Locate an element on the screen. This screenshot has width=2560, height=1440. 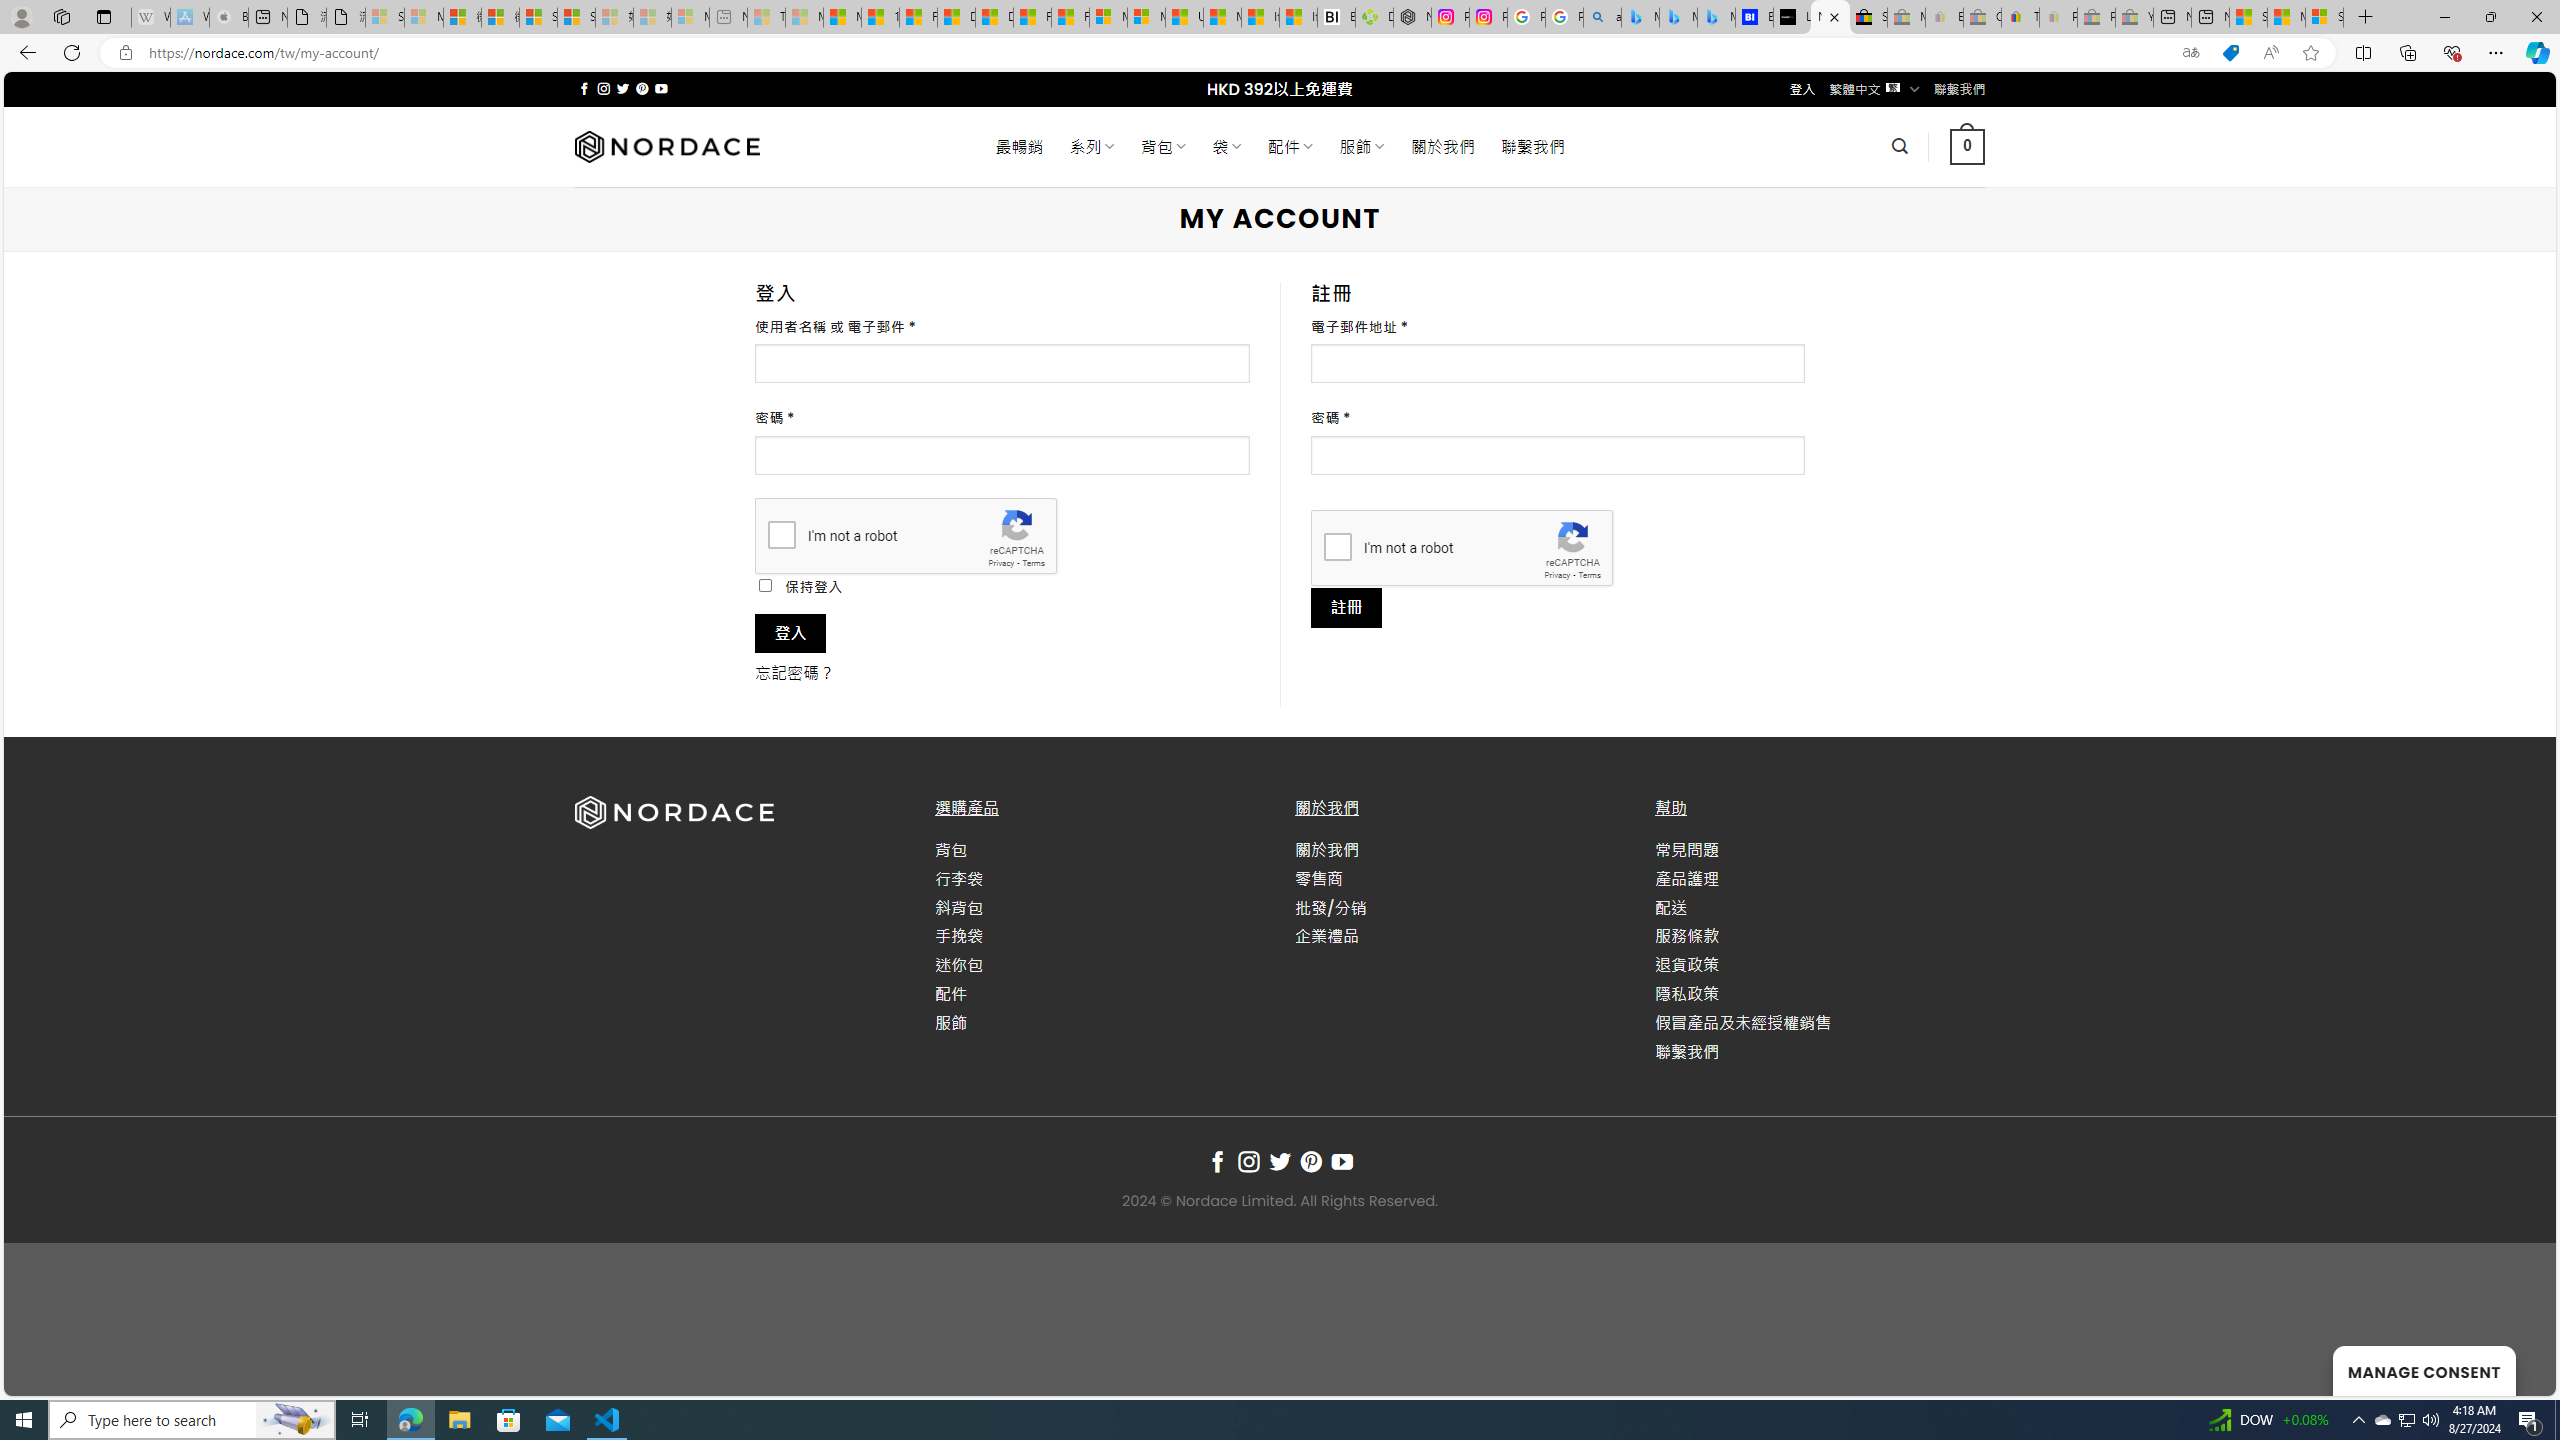
'Follow on Facebook' is located at coordinates (1216, 1161).